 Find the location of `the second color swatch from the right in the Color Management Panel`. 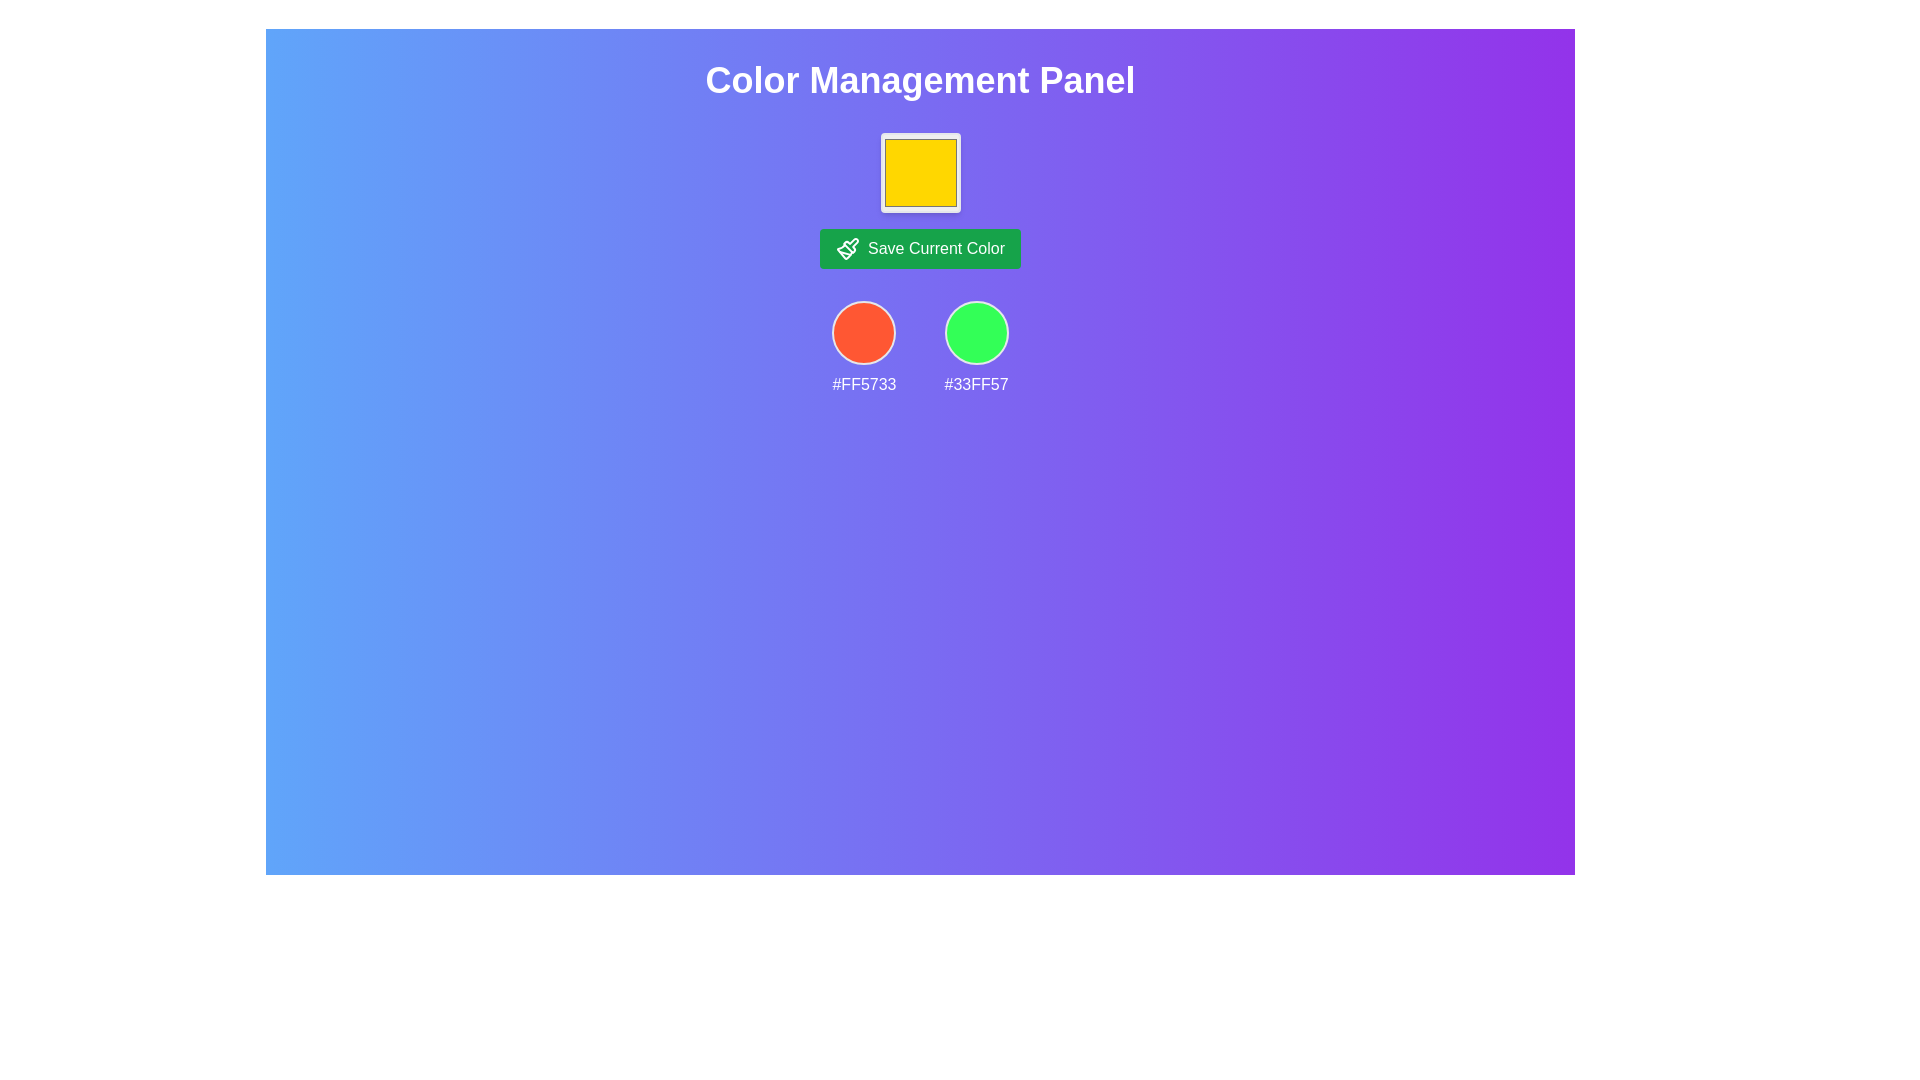

the second color swatch from the right in the Color Management Panel is located at coordinates (976, 347).